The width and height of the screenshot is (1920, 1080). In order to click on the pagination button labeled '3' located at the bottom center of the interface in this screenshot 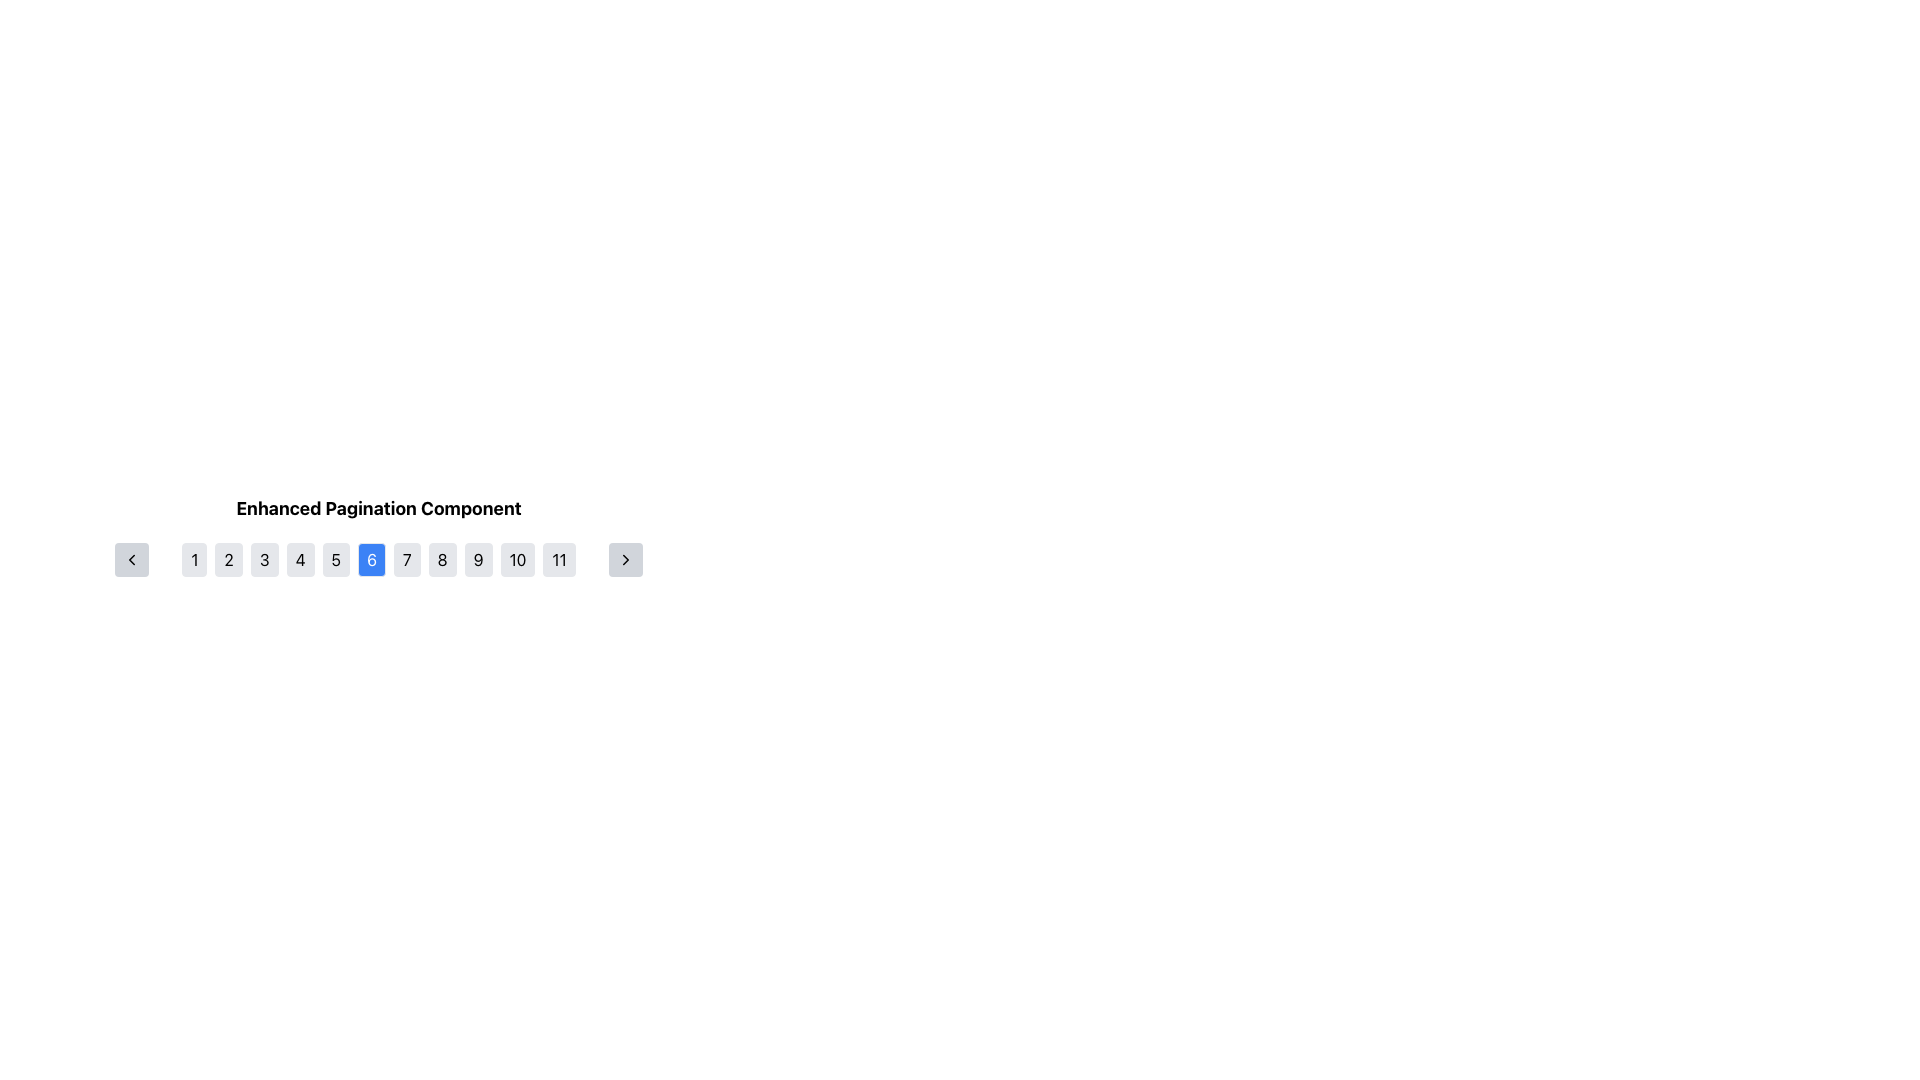, I will do `click(263, 559)`.